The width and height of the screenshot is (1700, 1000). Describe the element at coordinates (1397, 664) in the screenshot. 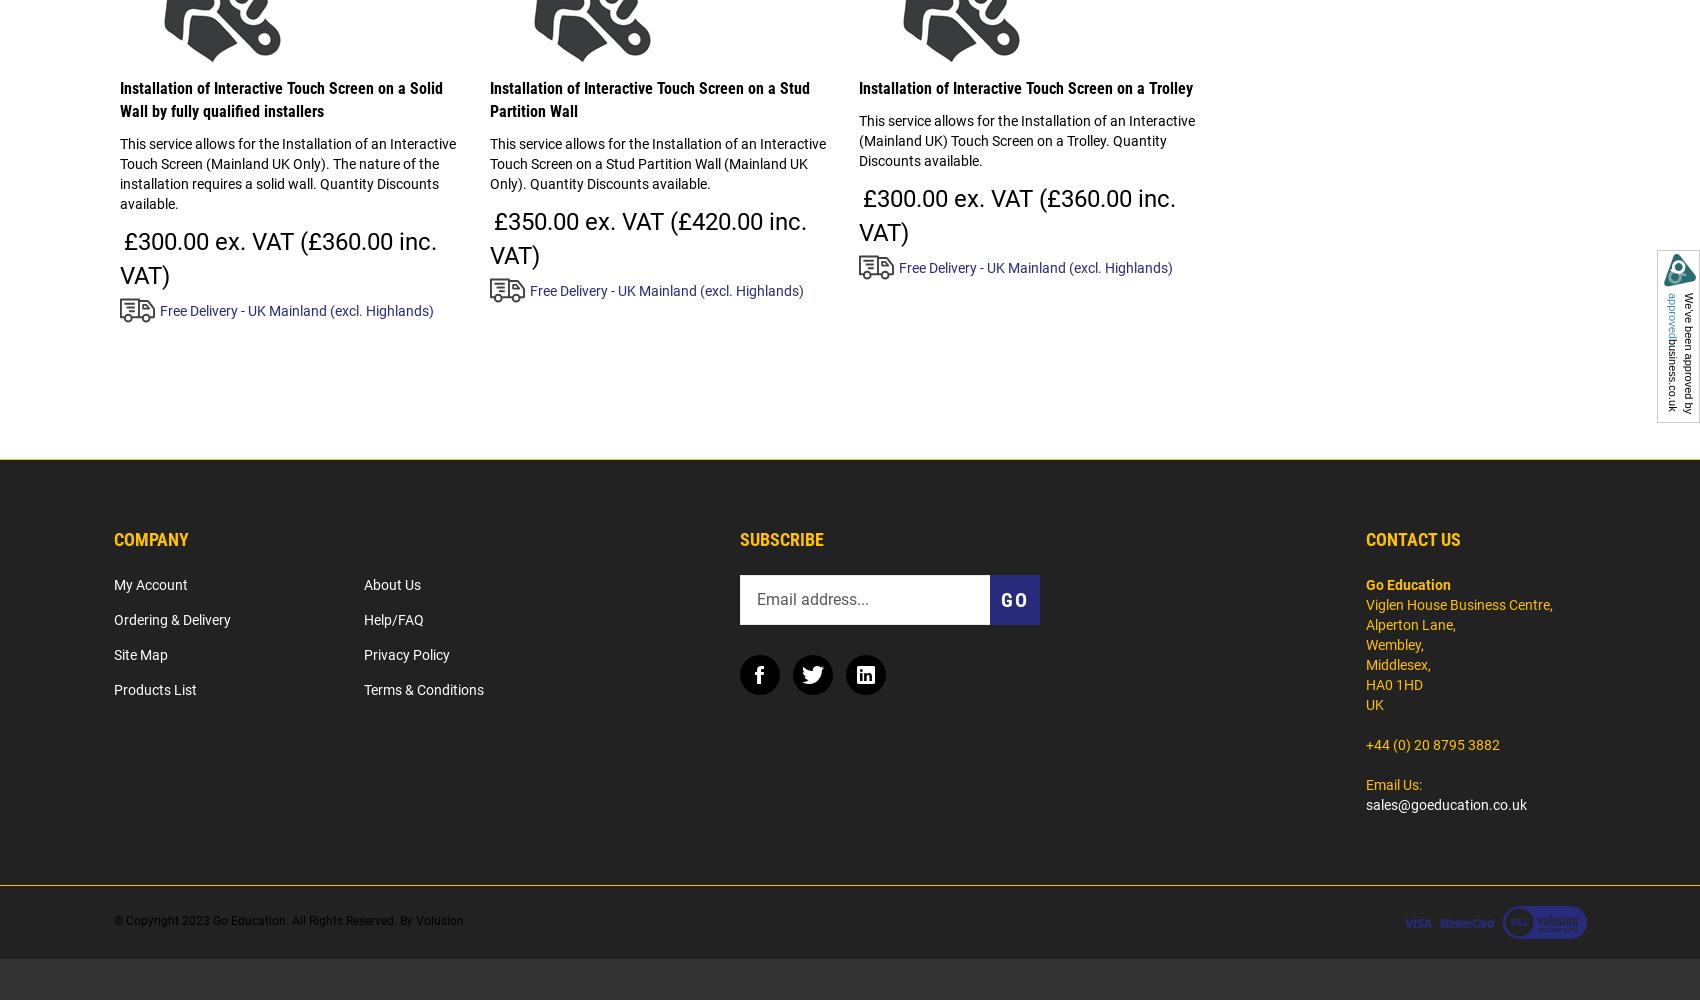

I see `'Middlesex,'` at that location.